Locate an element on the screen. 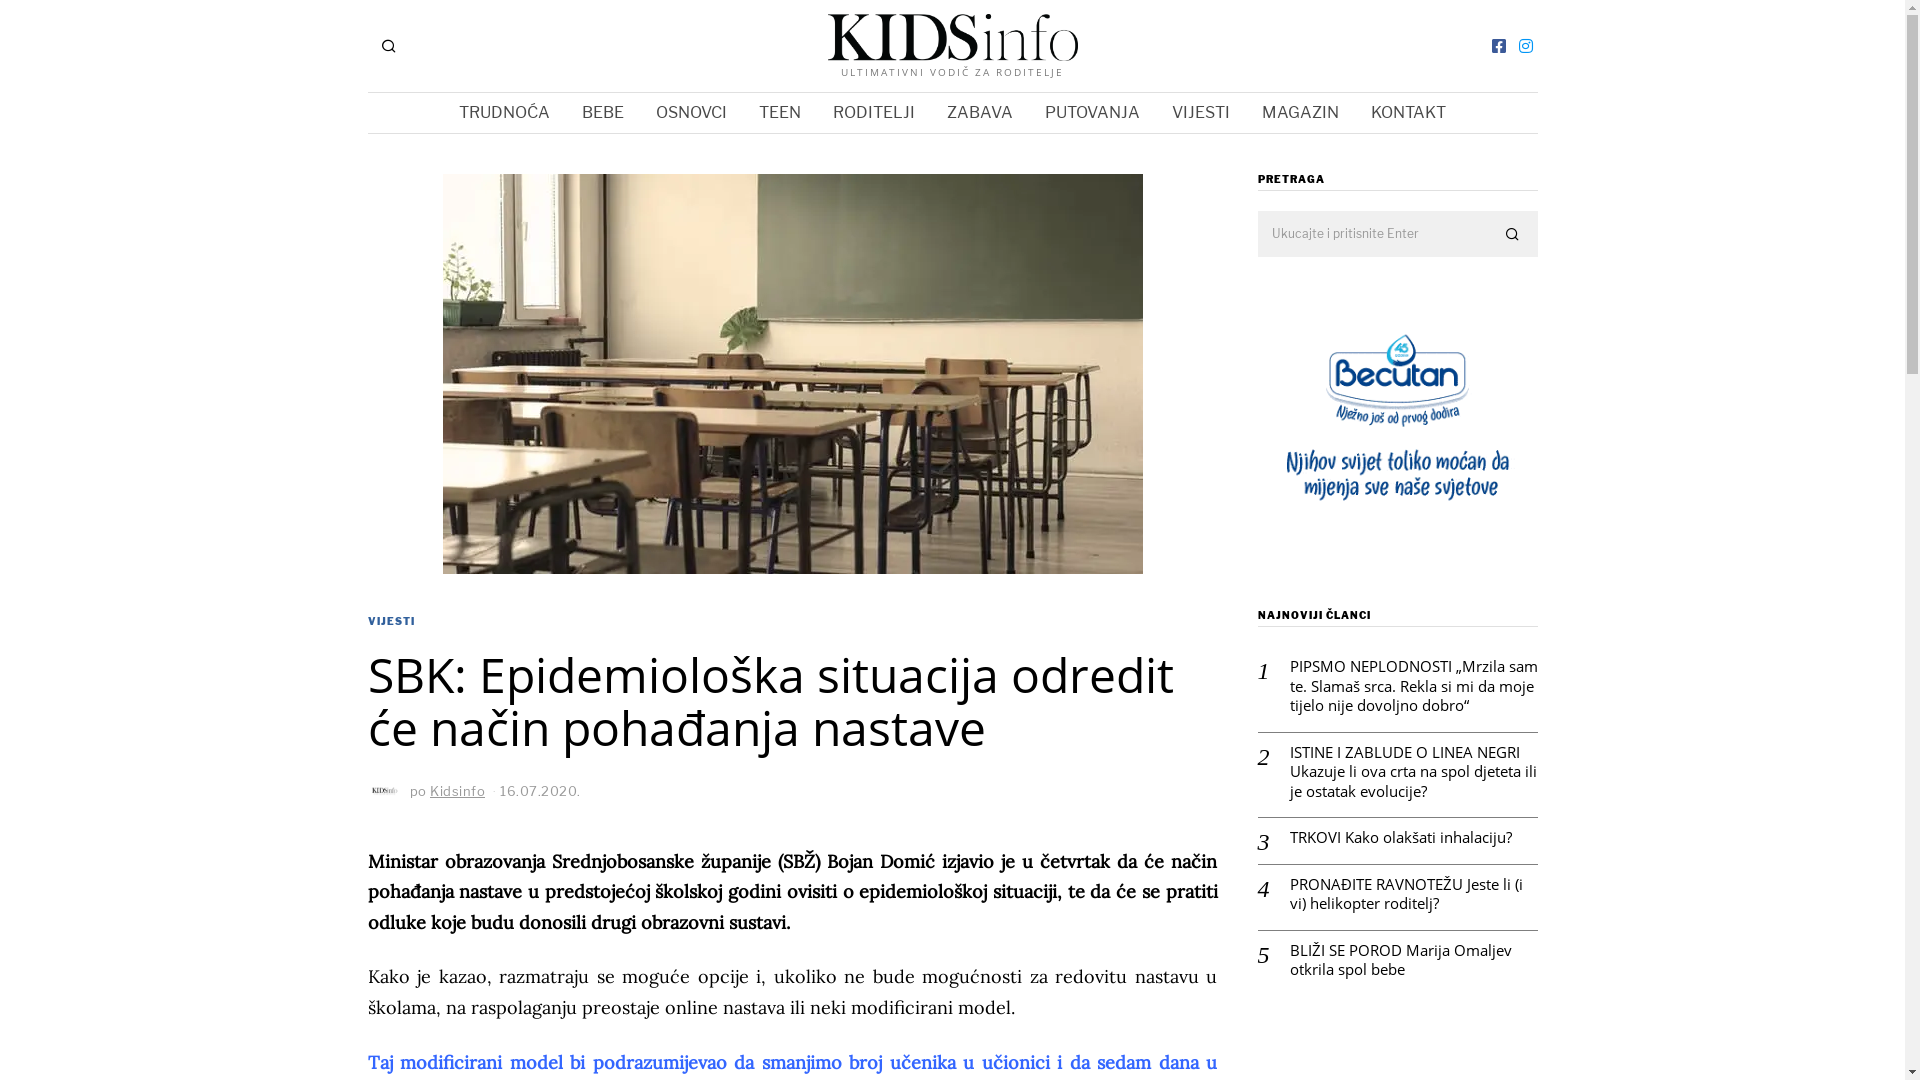  'RODITELJI' is located at coordinates (819, 112).